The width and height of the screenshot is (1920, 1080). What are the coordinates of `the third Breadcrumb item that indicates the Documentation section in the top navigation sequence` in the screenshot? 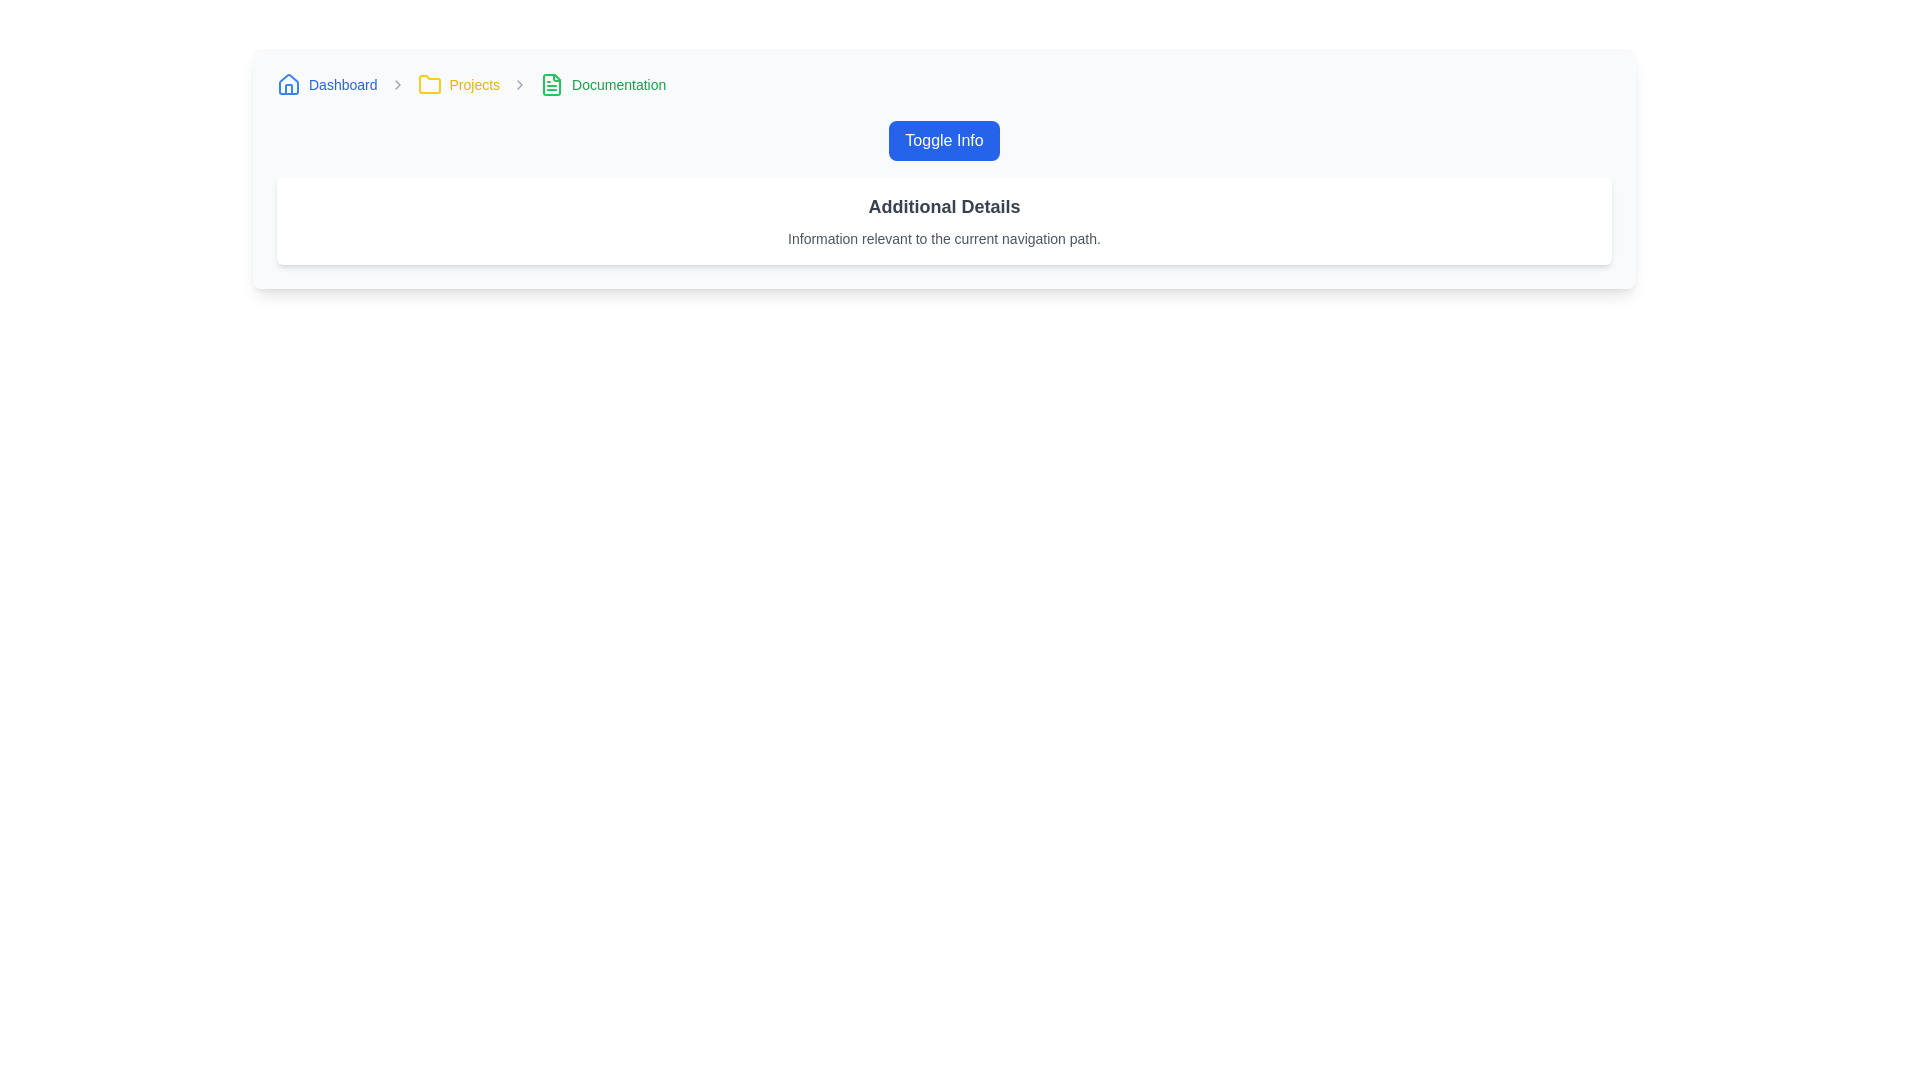 It's located at (602, 83).